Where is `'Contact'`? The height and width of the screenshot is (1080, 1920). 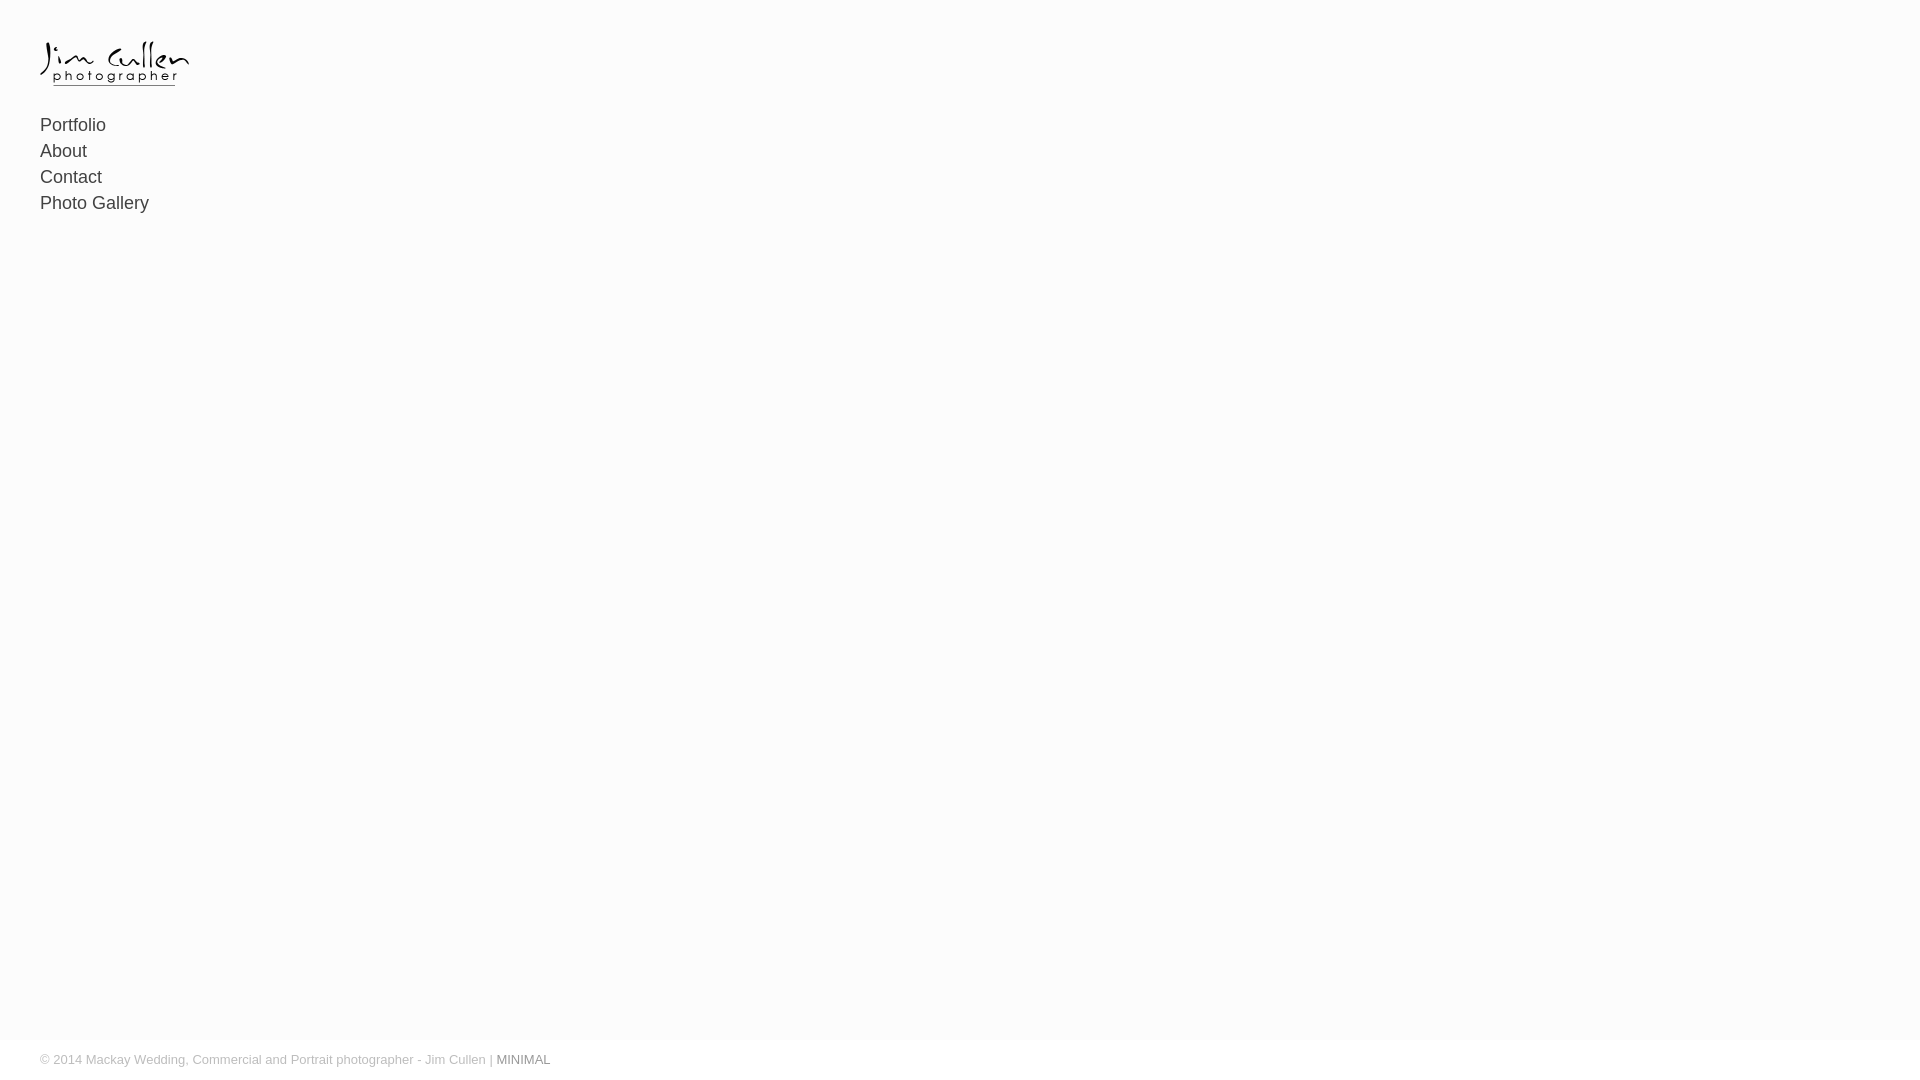
'Contact' is located at coordinates (114, 176).